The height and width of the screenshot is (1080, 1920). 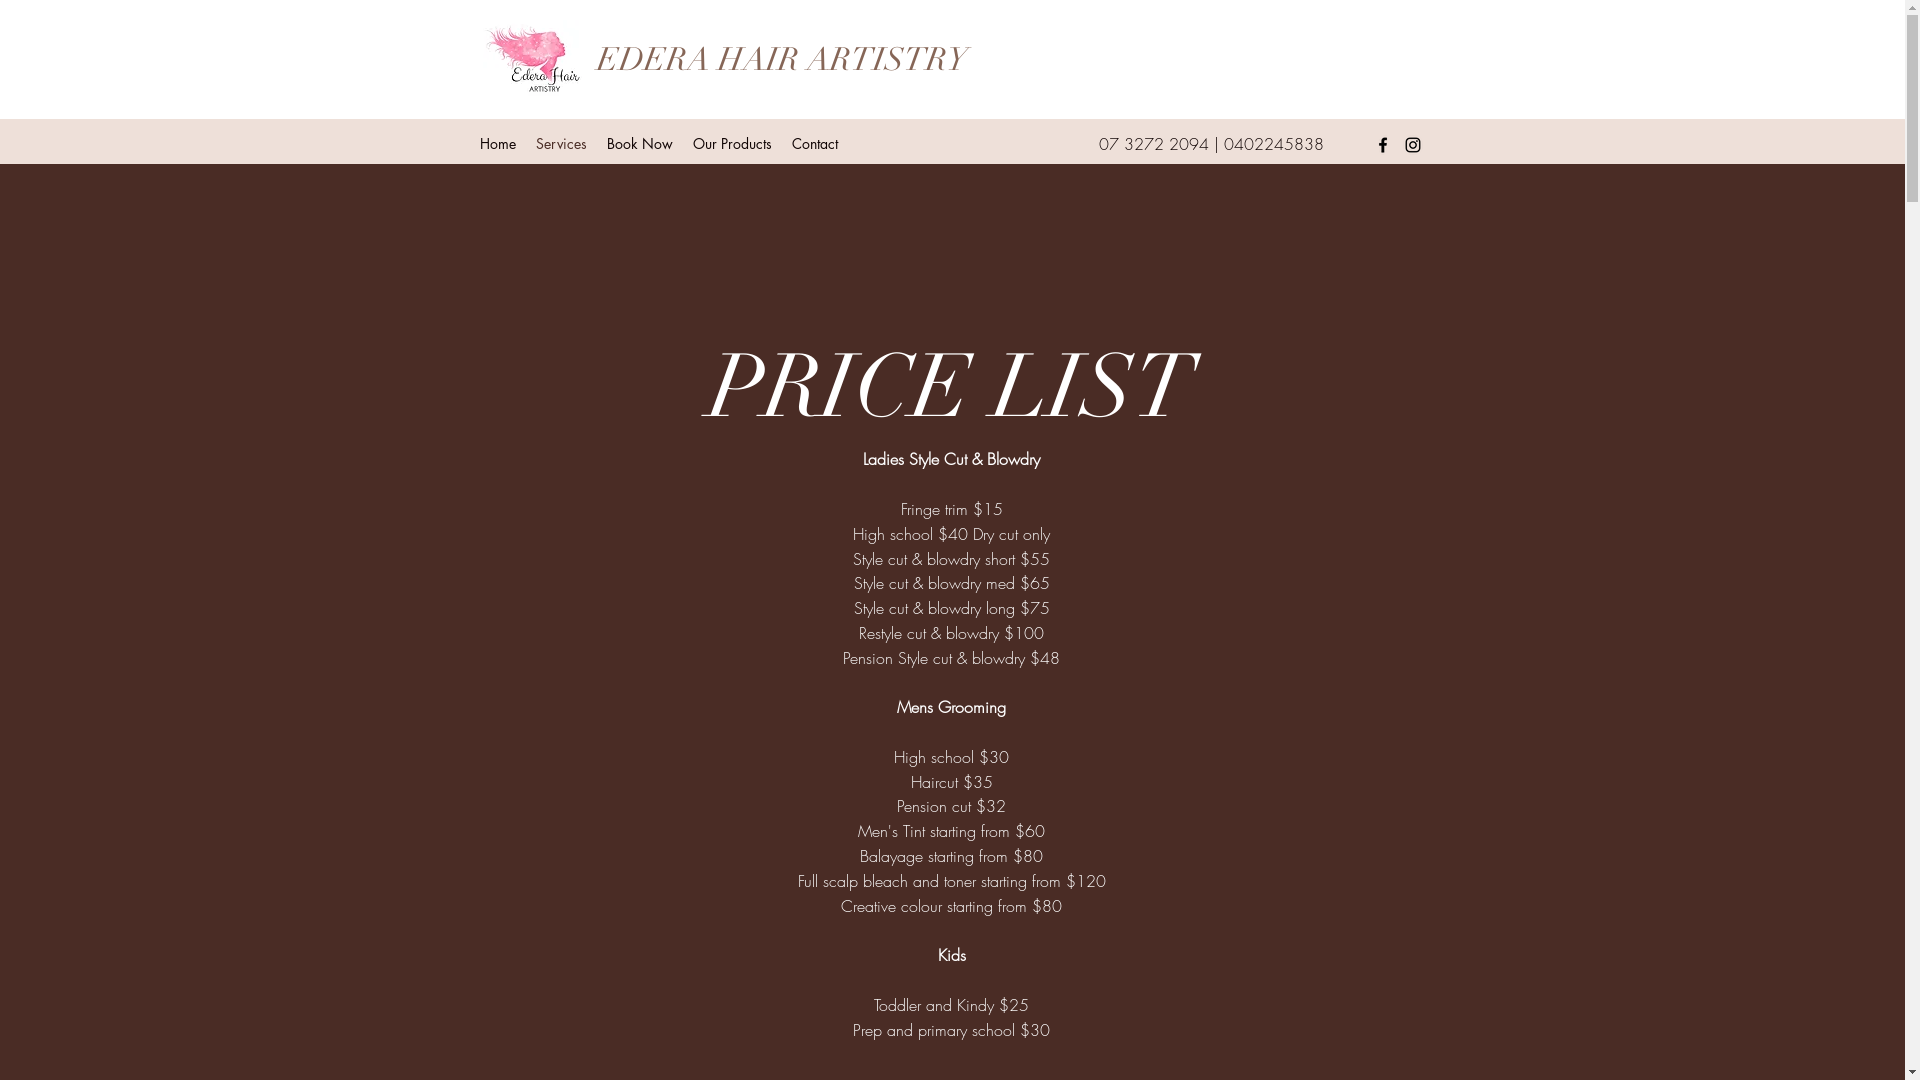 What do you see at coordinates (637, 142) in the screenshot?
I see `'Book Now'` at bounding box center [637, 142].